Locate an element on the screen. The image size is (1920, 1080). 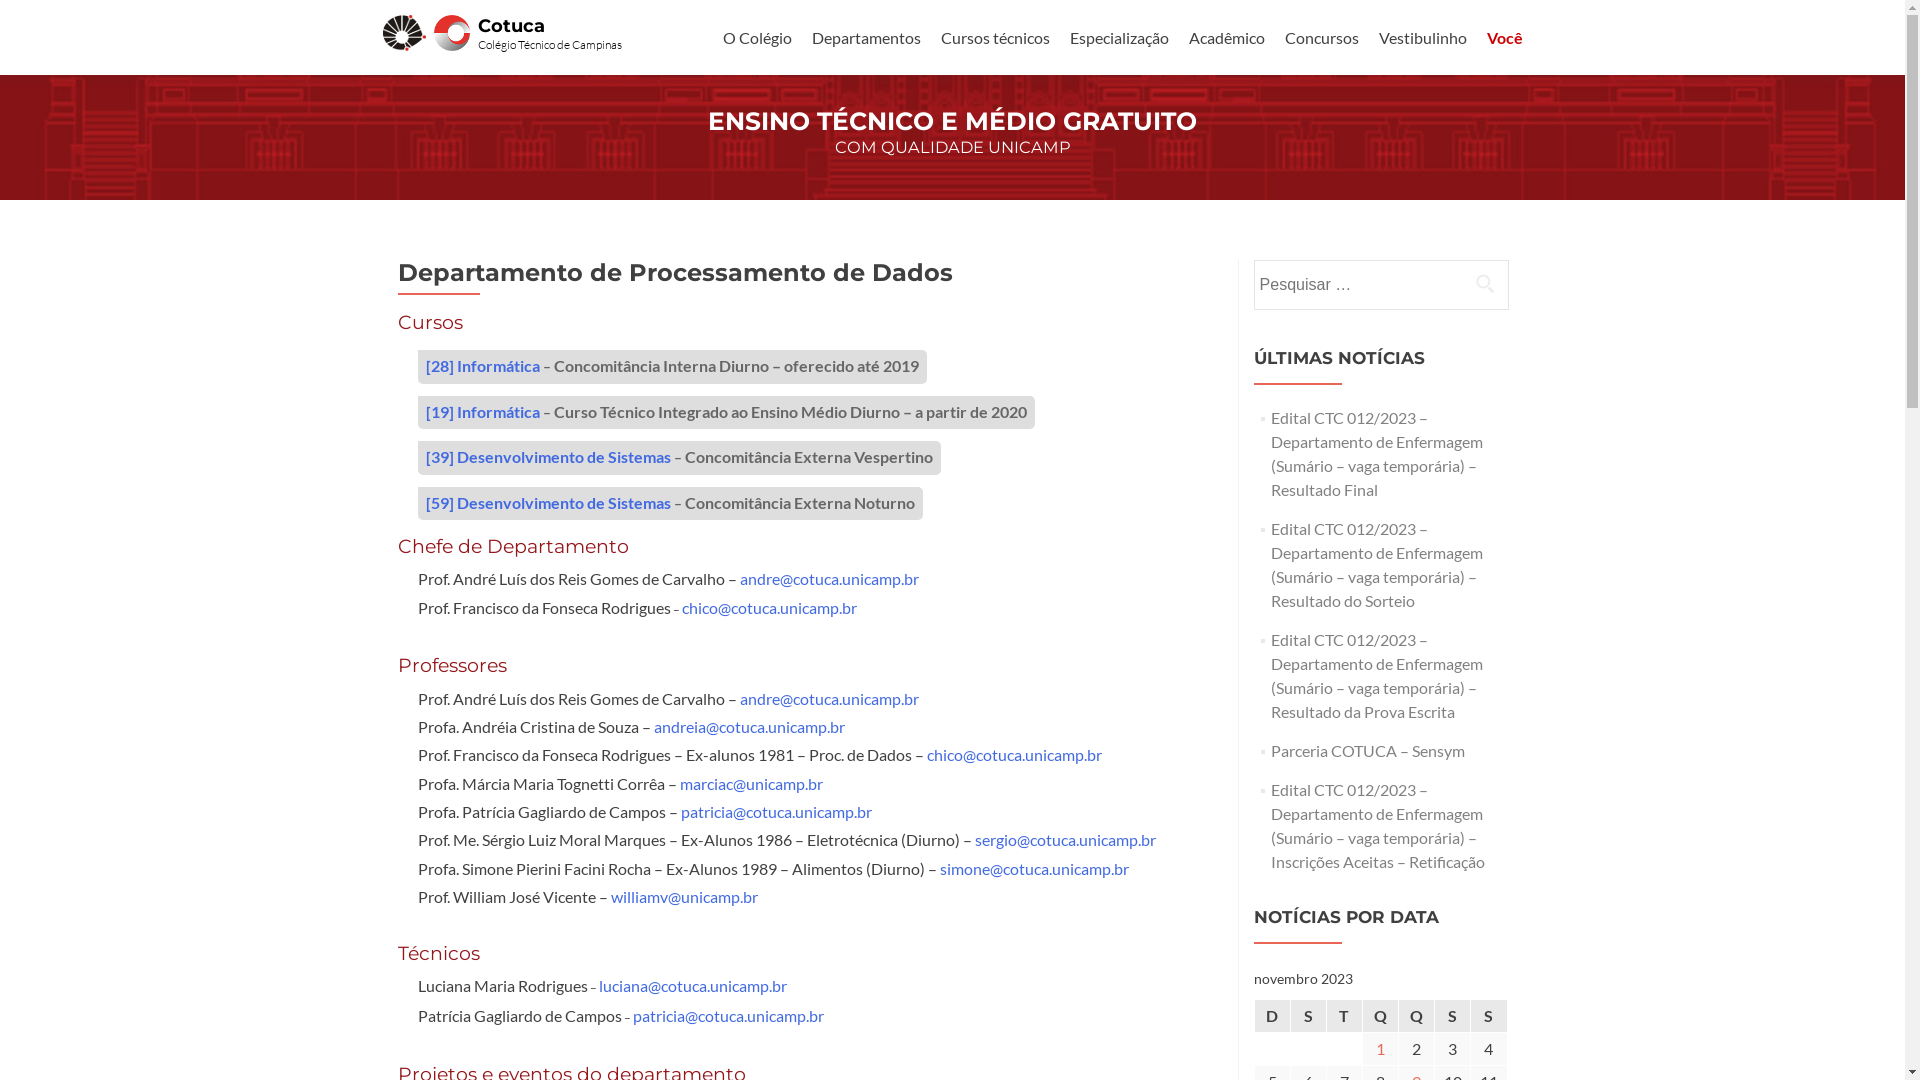
'andreia@cotuca.unicamp.br' is located at coordinates (653, 726).